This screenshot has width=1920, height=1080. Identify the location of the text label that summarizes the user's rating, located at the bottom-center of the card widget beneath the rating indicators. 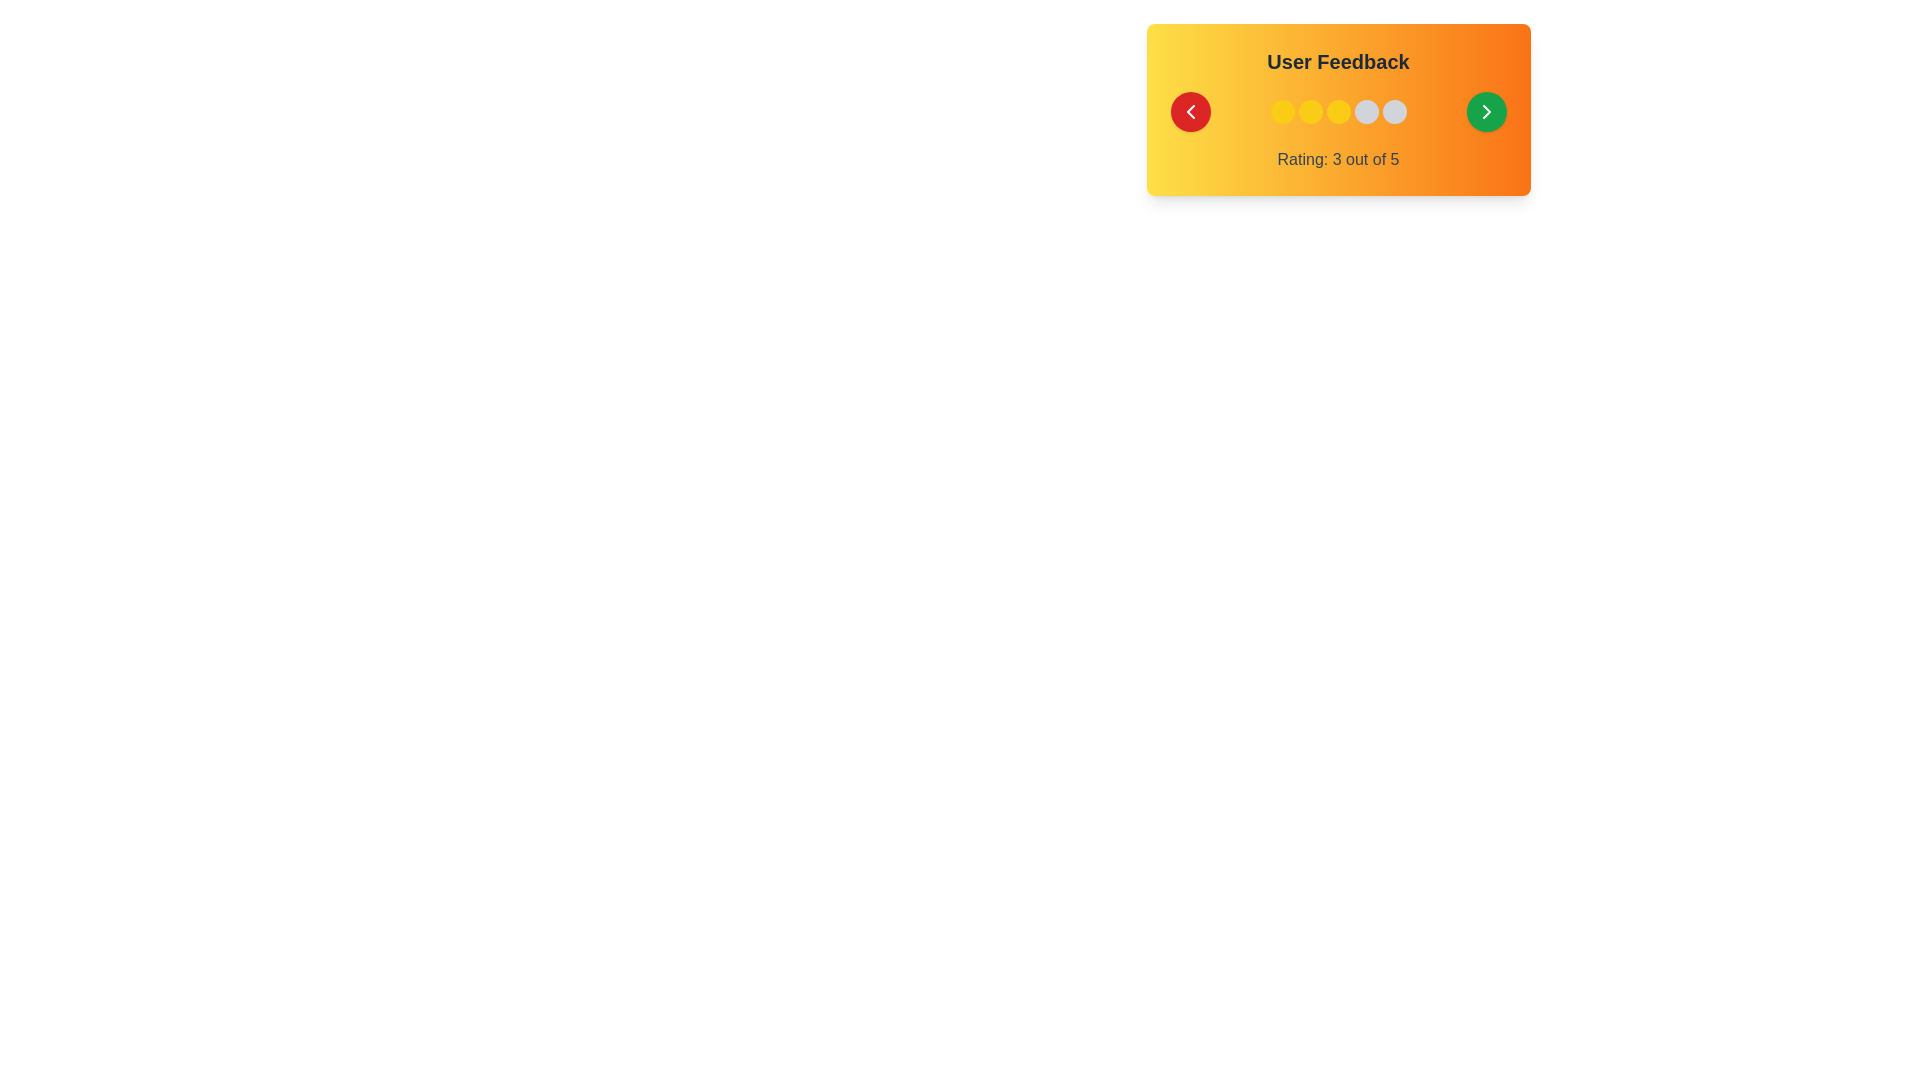
(1338, 158).